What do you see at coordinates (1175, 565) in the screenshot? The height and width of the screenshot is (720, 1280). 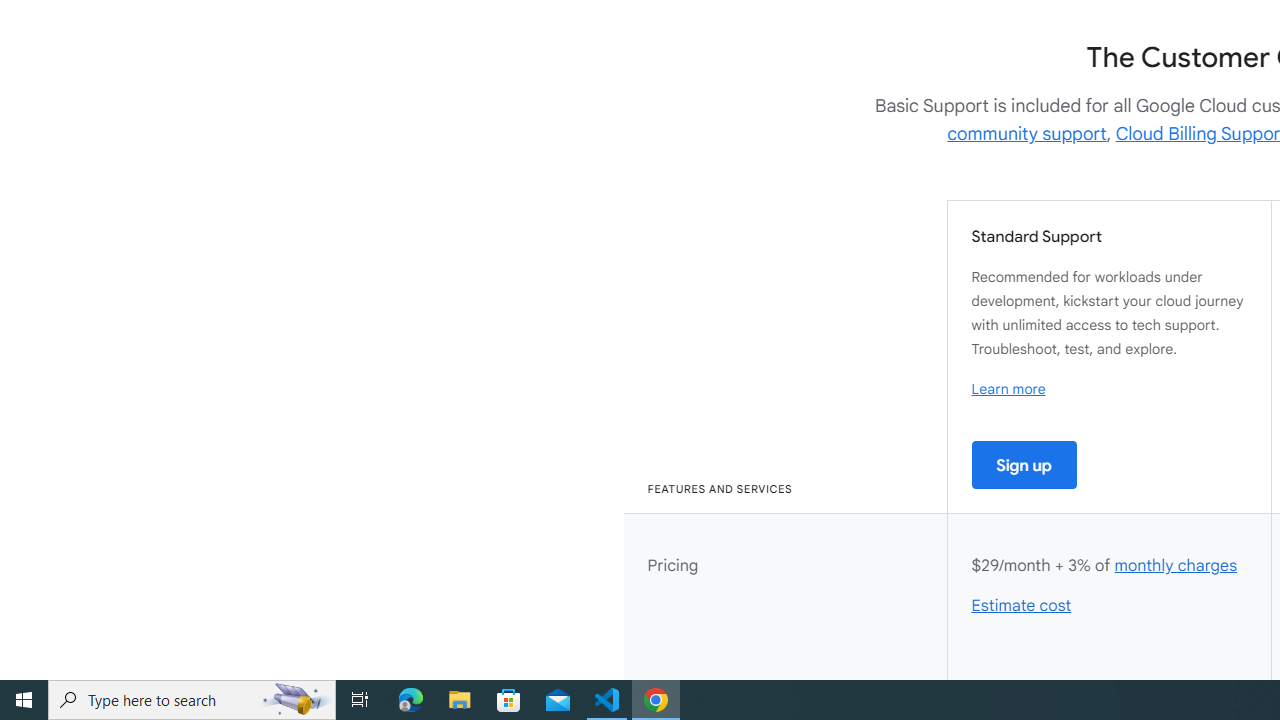 I see `'monthly charges'` at bounding box center [1175, 565].